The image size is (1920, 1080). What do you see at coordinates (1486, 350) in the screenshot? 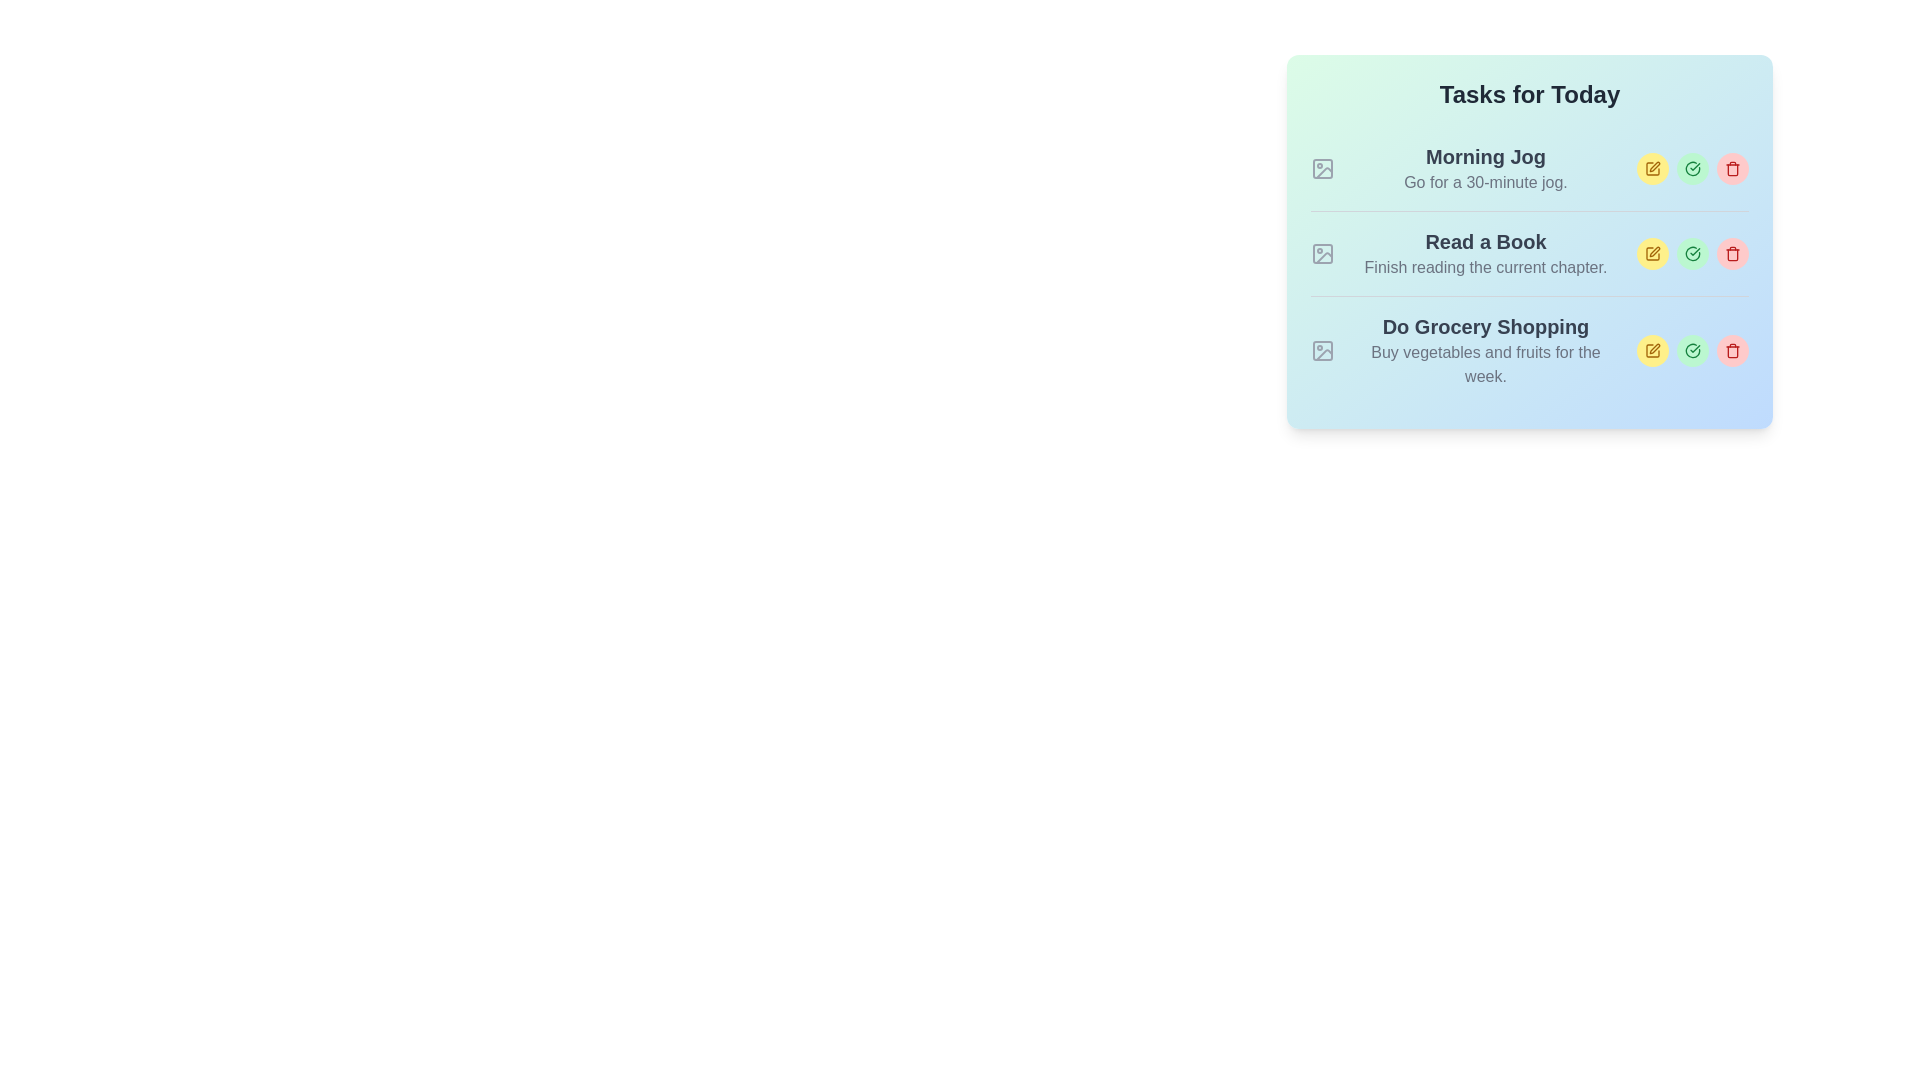
I see `keyboard navigation` at bounding box center [1486, 350].